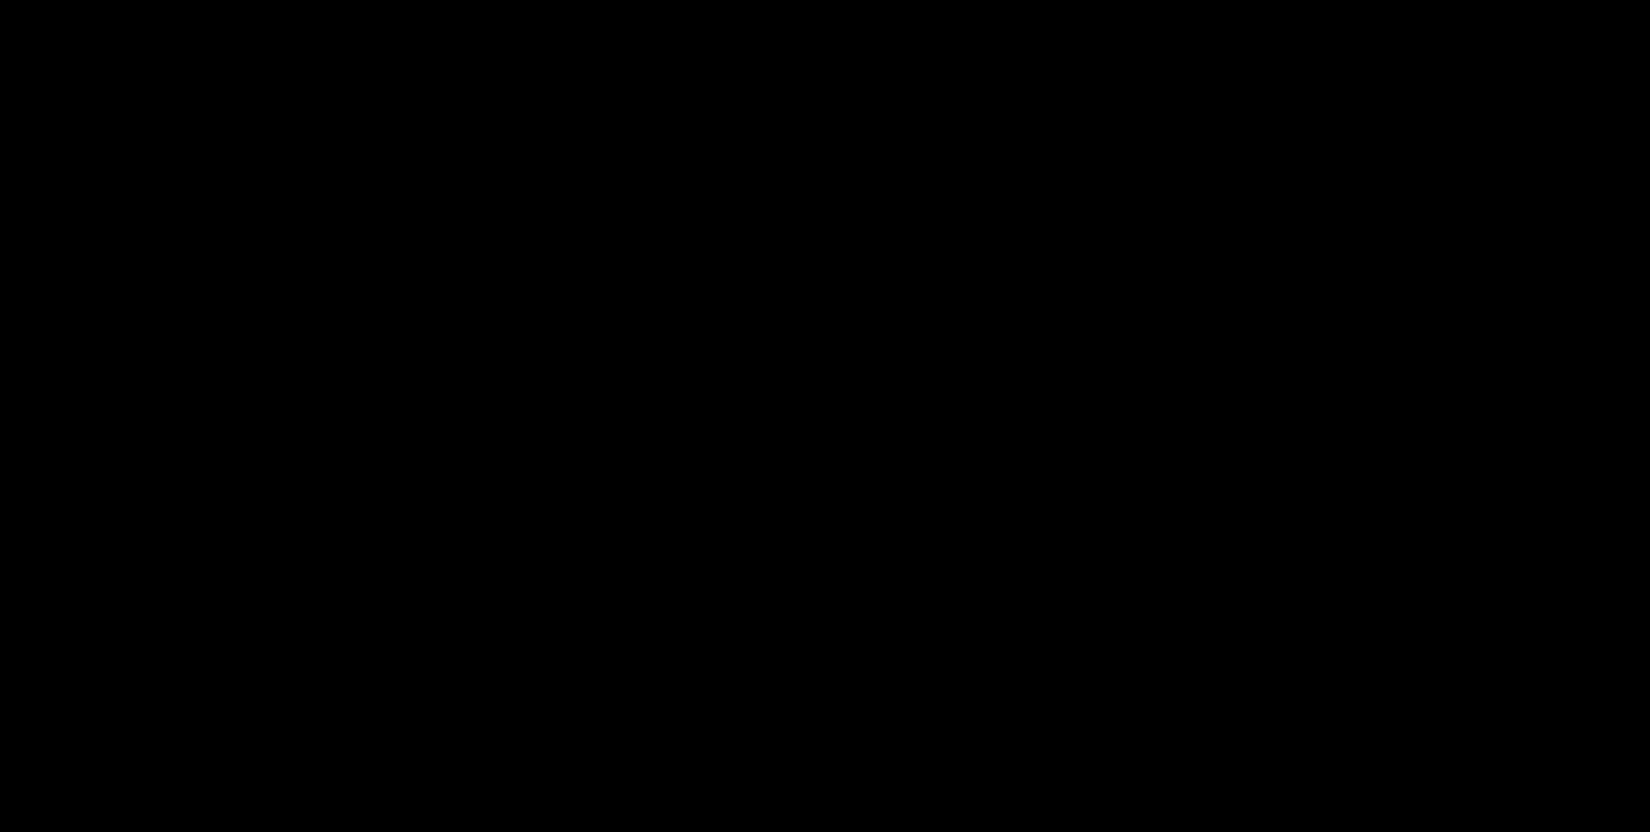  What do you see at coordinates (228, 54) in the screenshot?
I see `'Portfolio'` at bounding box center [228, 54].